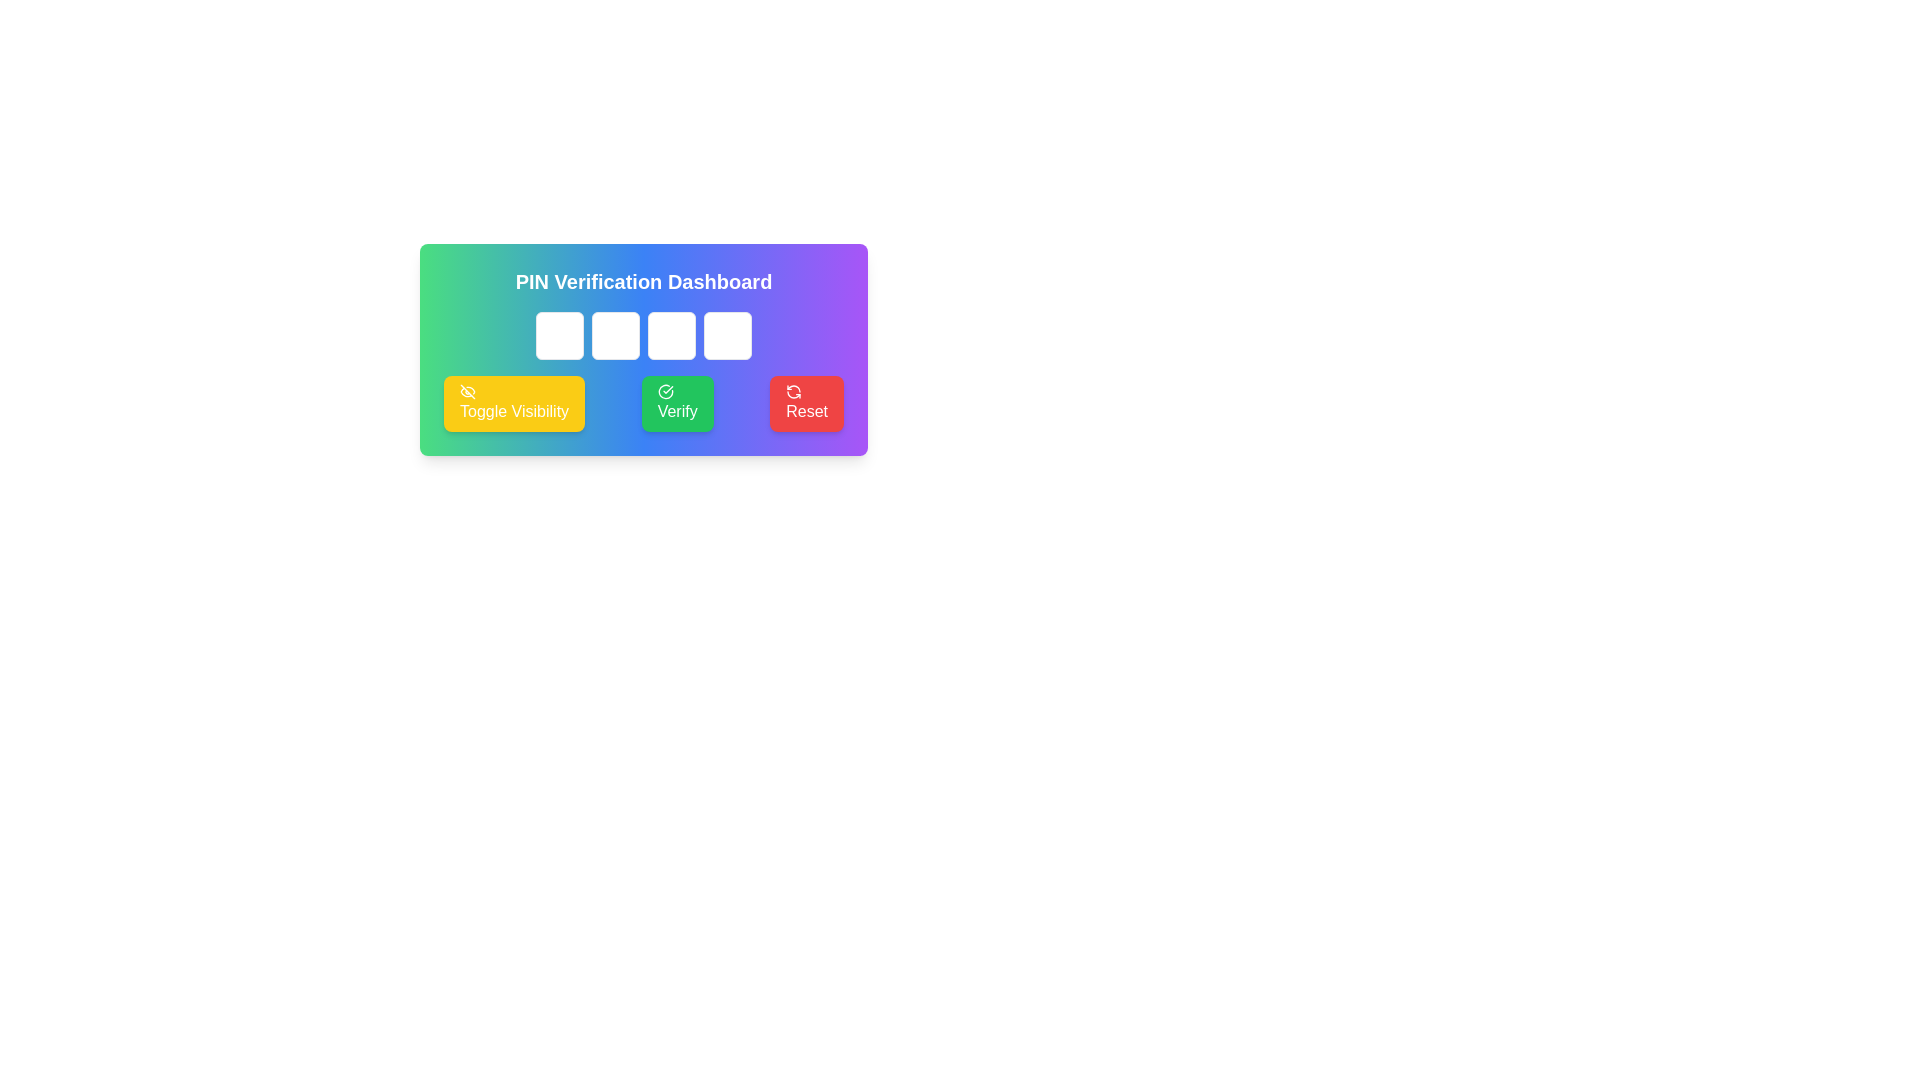 This screenshot has height=1080, width=1920. Describe the element at coordinates (665, 392) in the screenshot. I see `the circular SVG icon with a green fill that represents a checkmark, located centrally within the 'Verify' button` at that location.